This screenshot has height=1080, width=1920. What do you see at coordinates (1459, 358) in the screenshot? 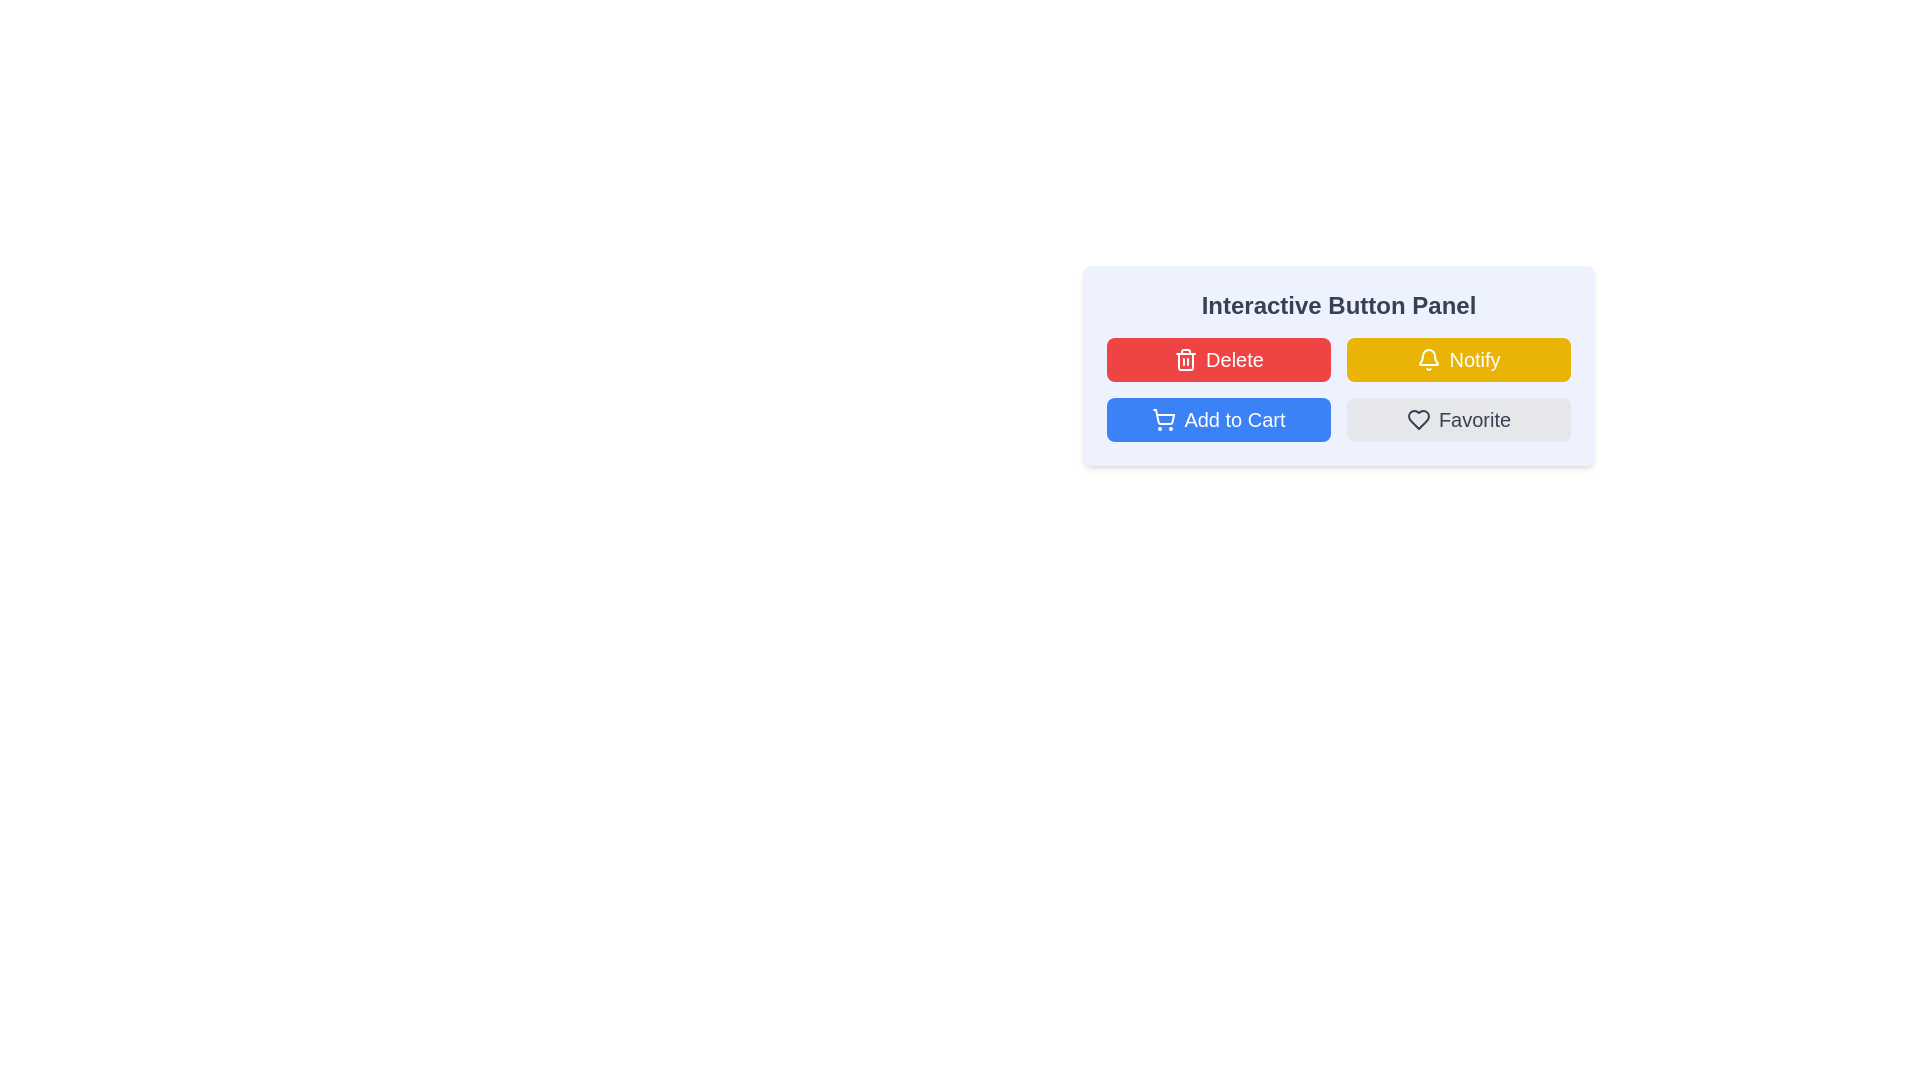
I see `the bright yellow button labeled 'Notify' with a bell icon` at bounding box center [1459, 358].